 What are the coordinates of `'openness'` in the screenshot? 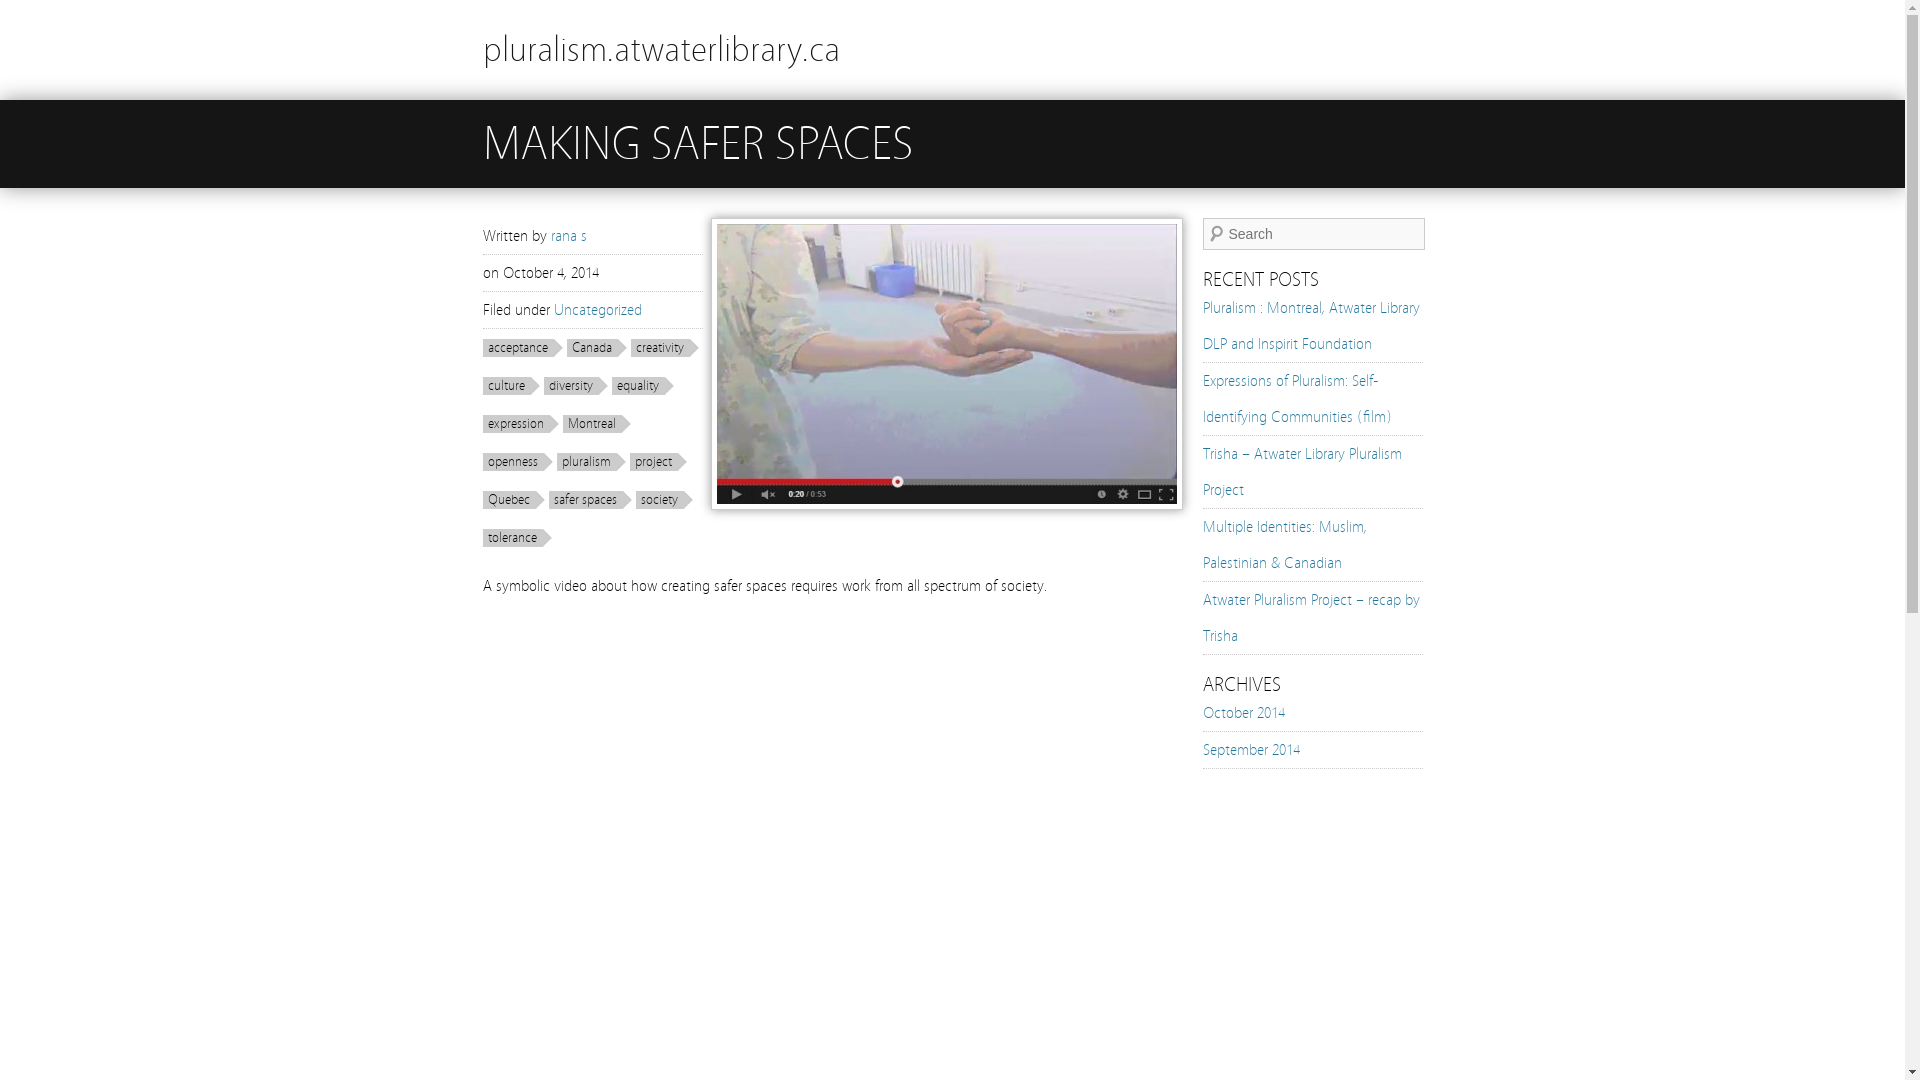 It's located at (517, 462).